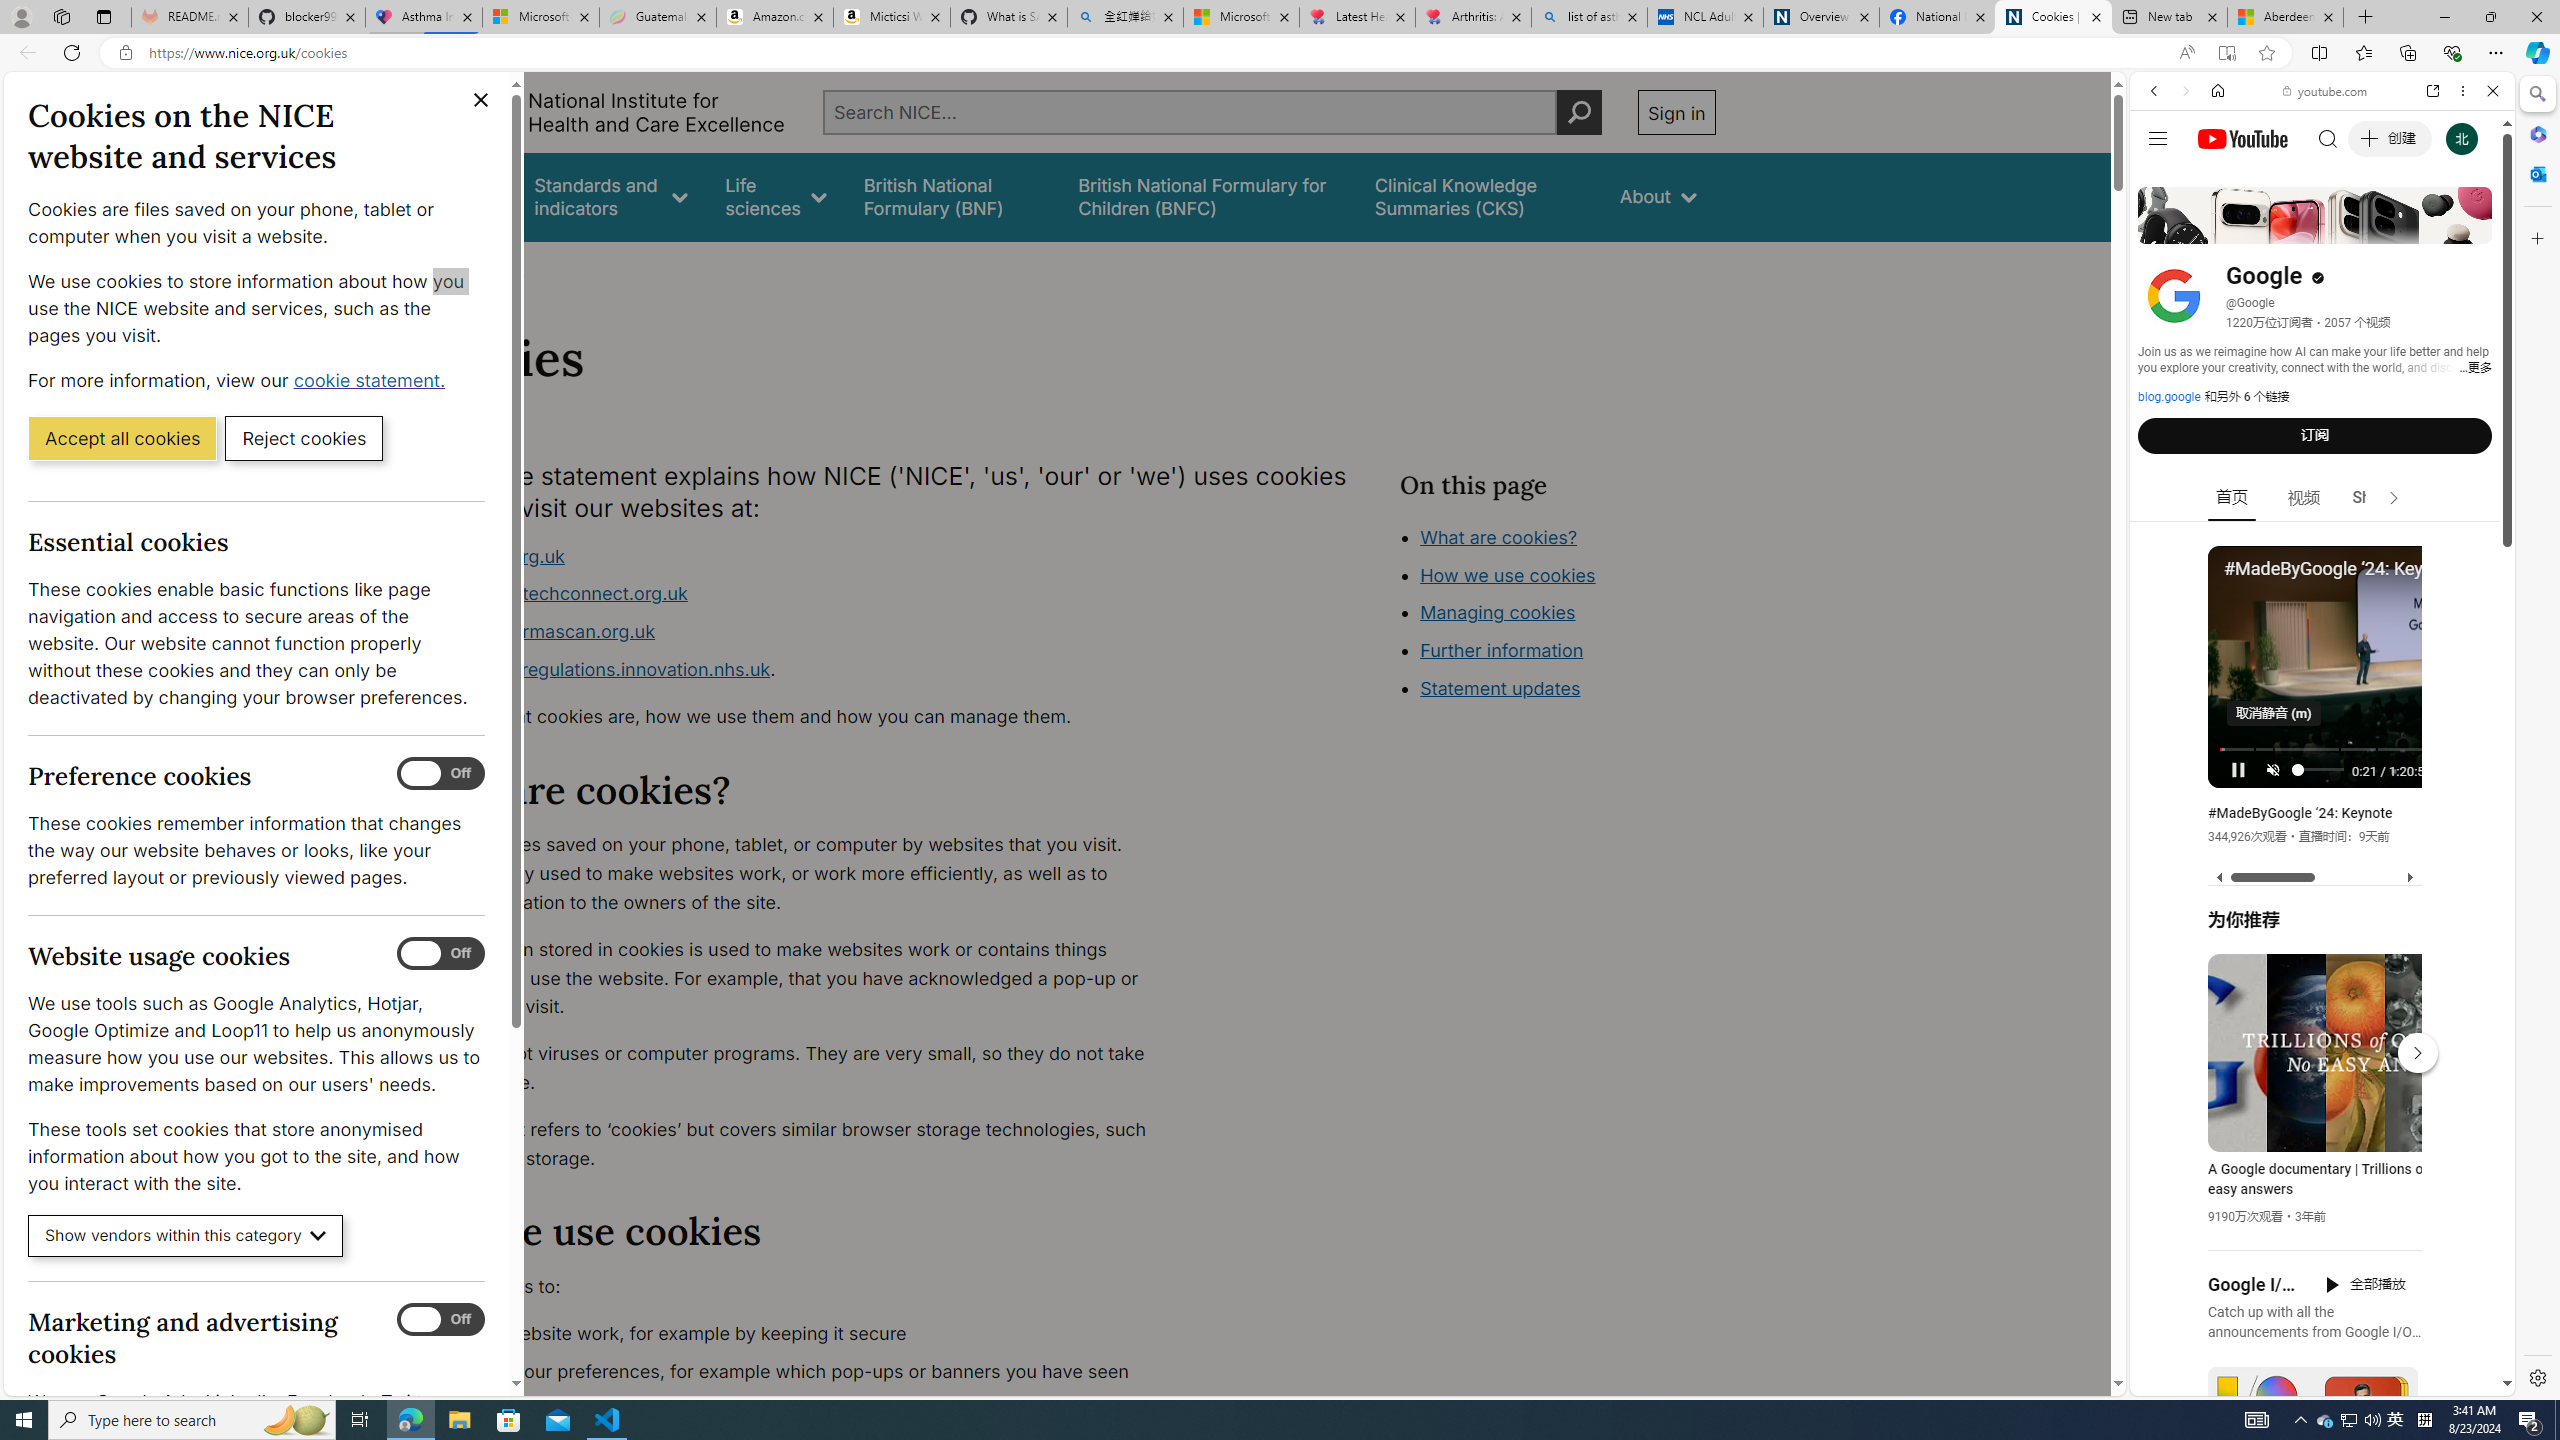  I want to click on 'Search Filter, IMAGES', so click(2219, 227).